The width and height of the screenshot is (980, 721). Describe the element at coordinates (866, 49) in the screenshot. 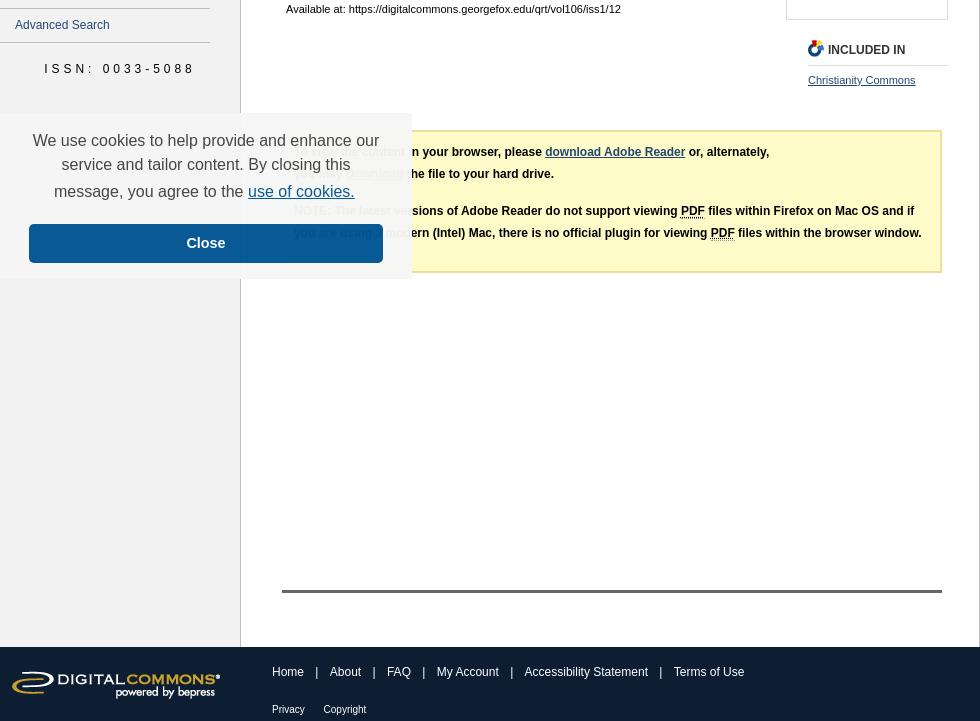

I see `'Included in'` at that location.